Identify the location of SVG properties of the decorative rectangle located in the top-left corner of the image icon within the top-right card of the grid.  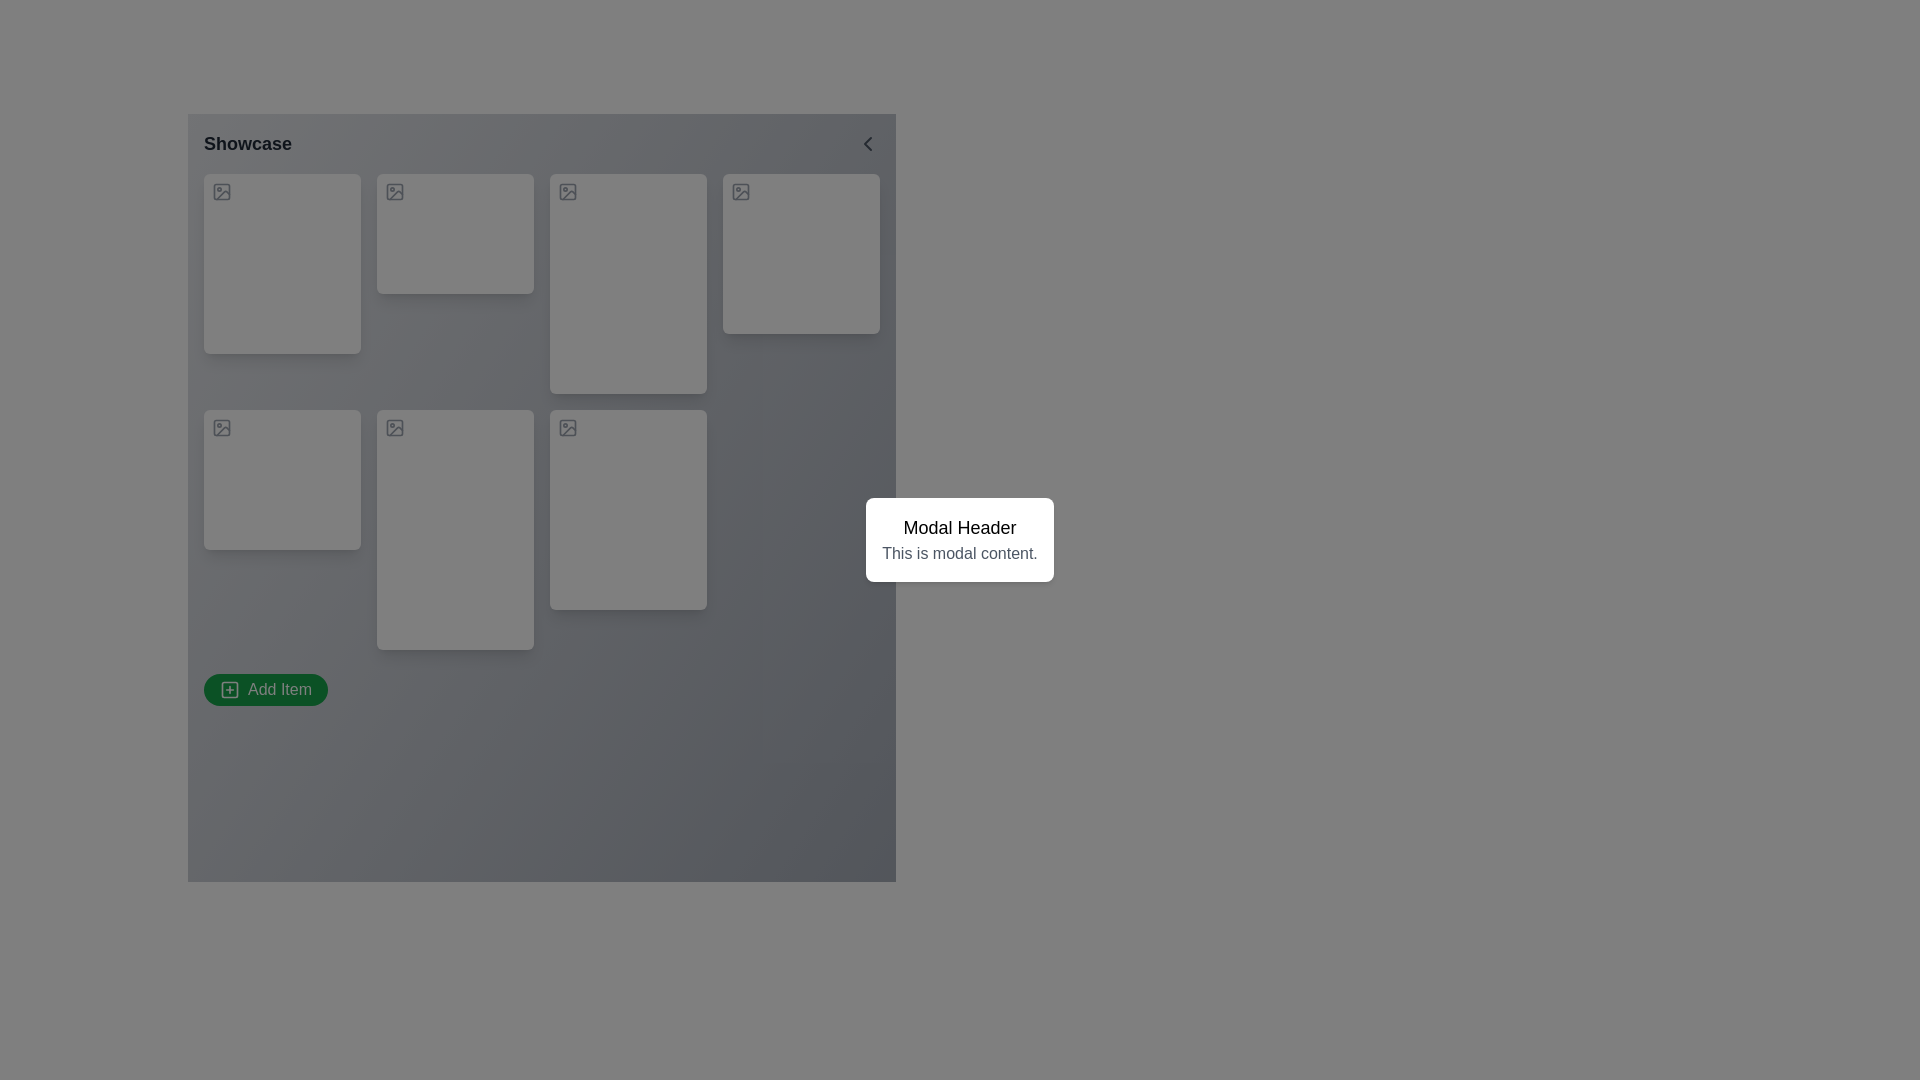
(566, 192).